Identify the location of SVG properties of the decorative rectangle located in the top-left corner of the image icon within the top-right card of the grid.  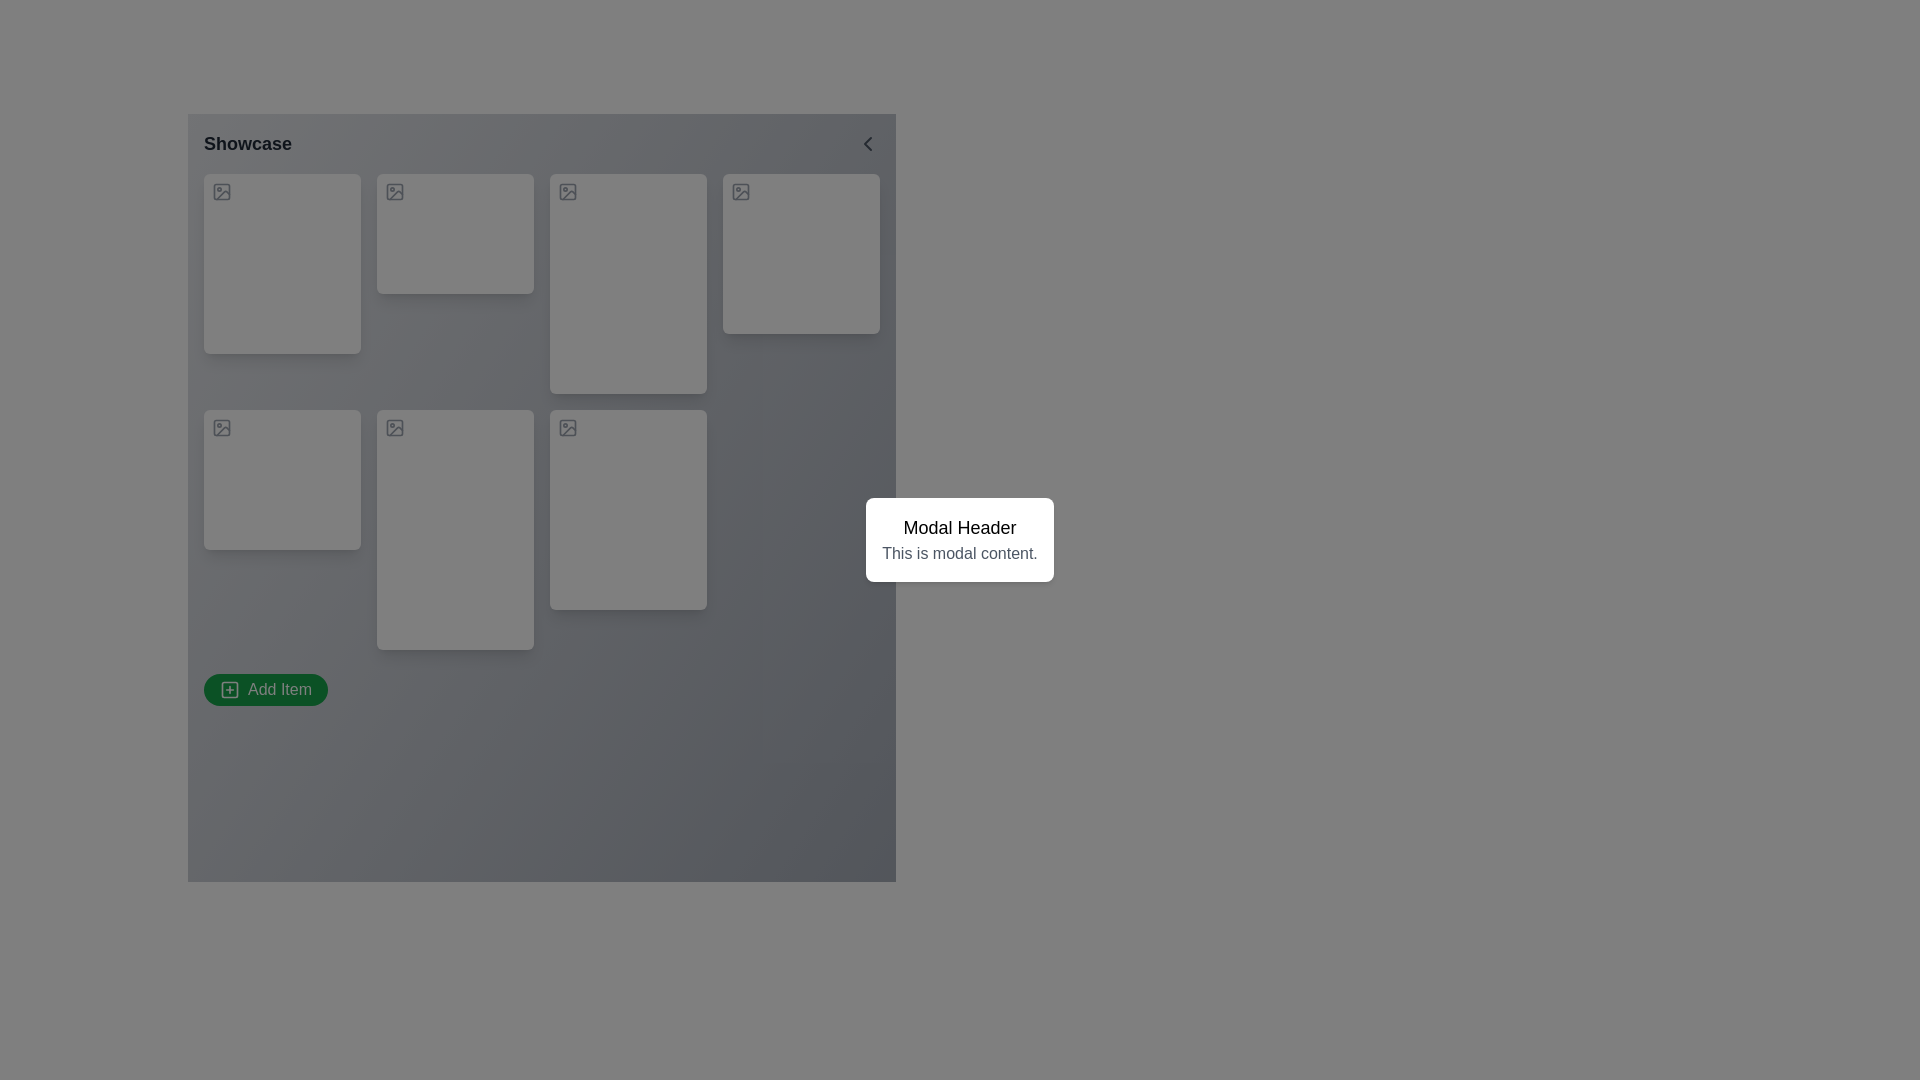
(566, 192).